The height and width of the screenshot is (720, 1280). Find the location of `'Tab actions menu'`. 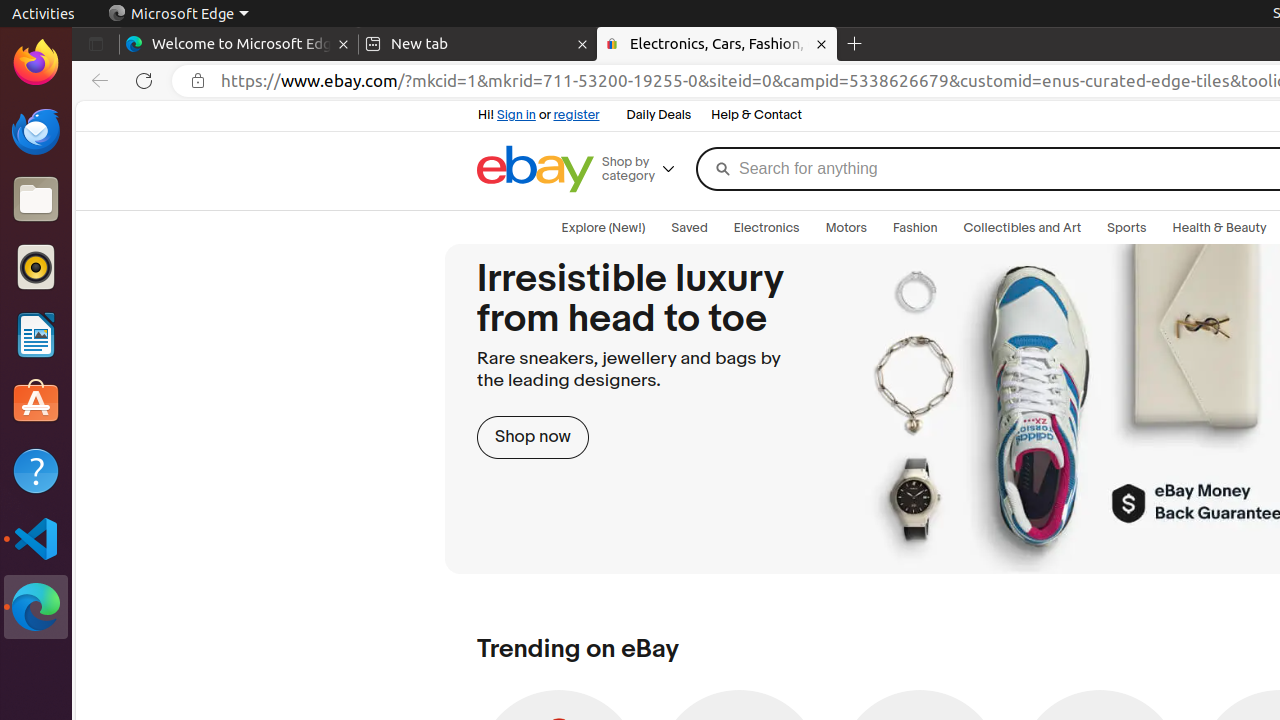

'Tab actions menu' is located at coordinates (95, 43).